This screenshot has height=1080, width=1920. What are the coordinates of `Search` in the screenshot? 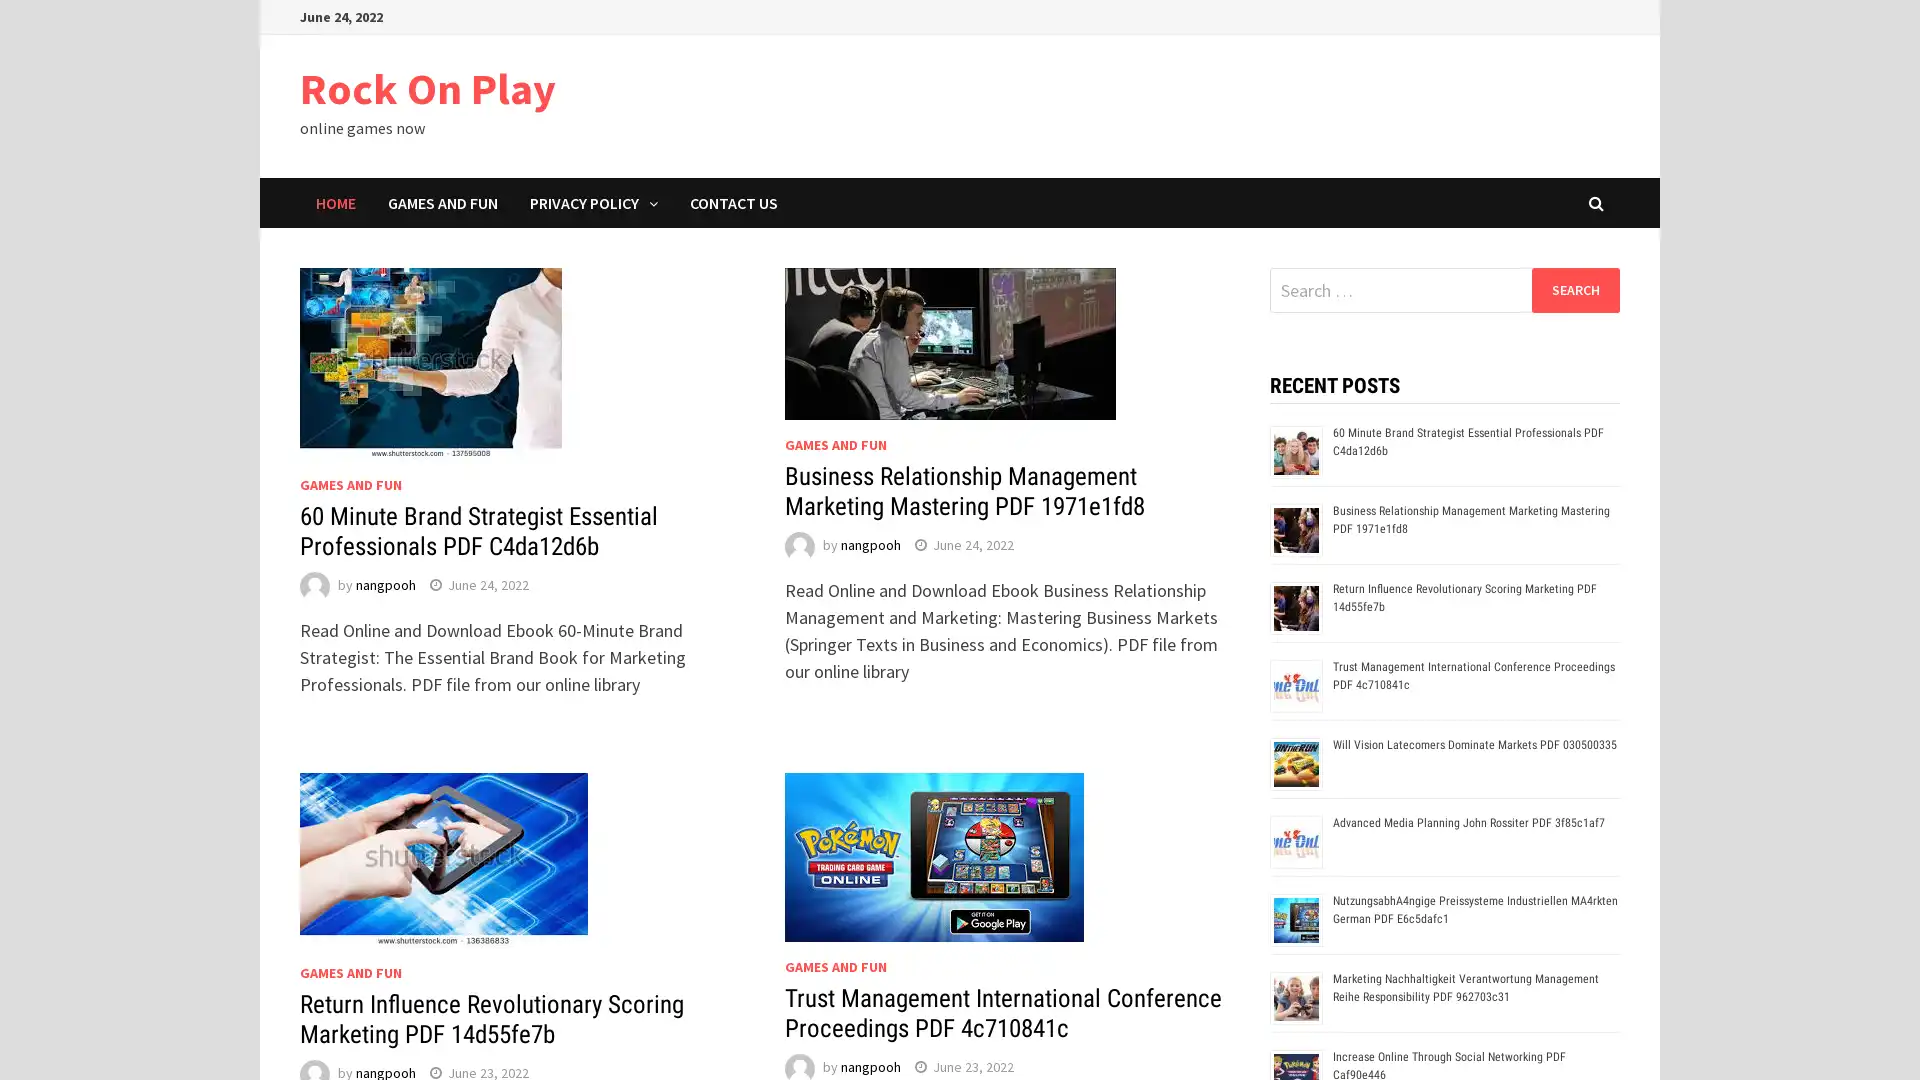 It's located at (1574, 289).